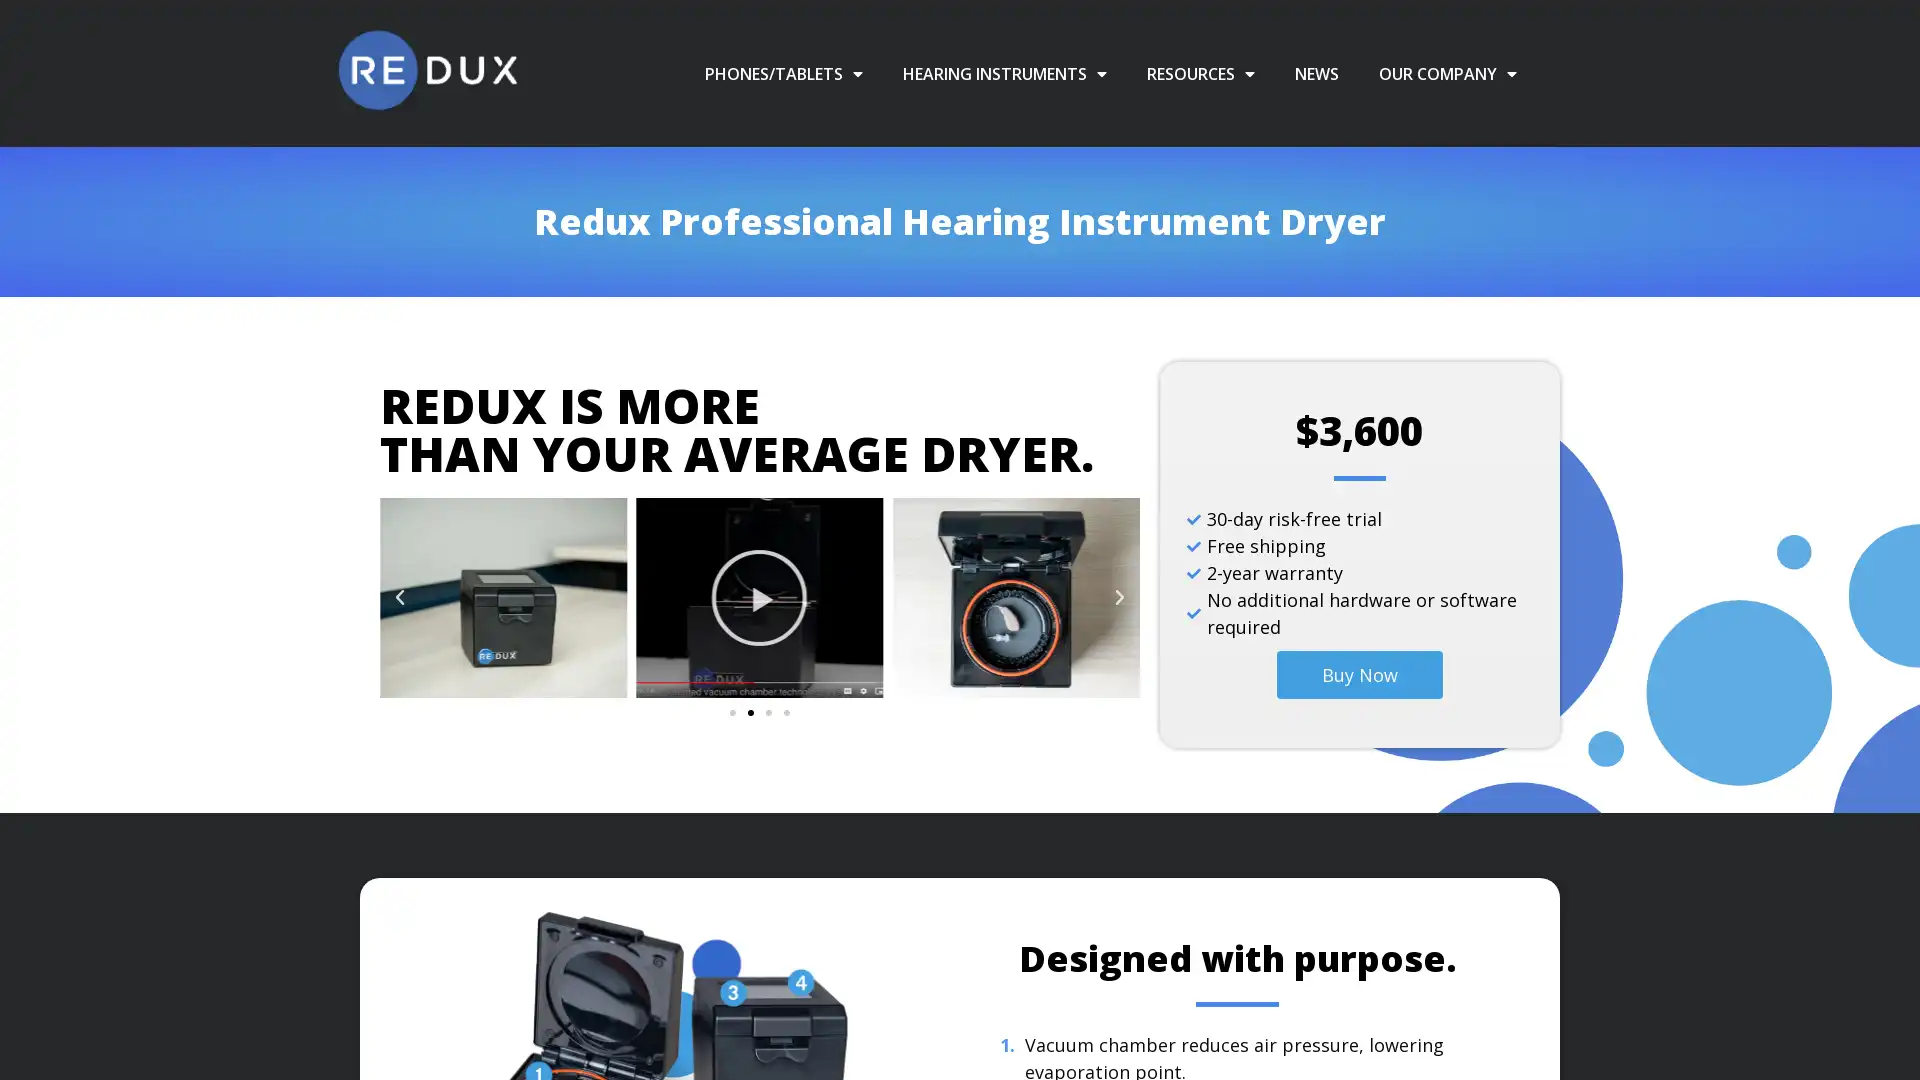 The width and height of the screenshot is (1920, 1080). Describe the element at coordinates (1117, 596) in the screenshot. I see `Next slide` at that location.